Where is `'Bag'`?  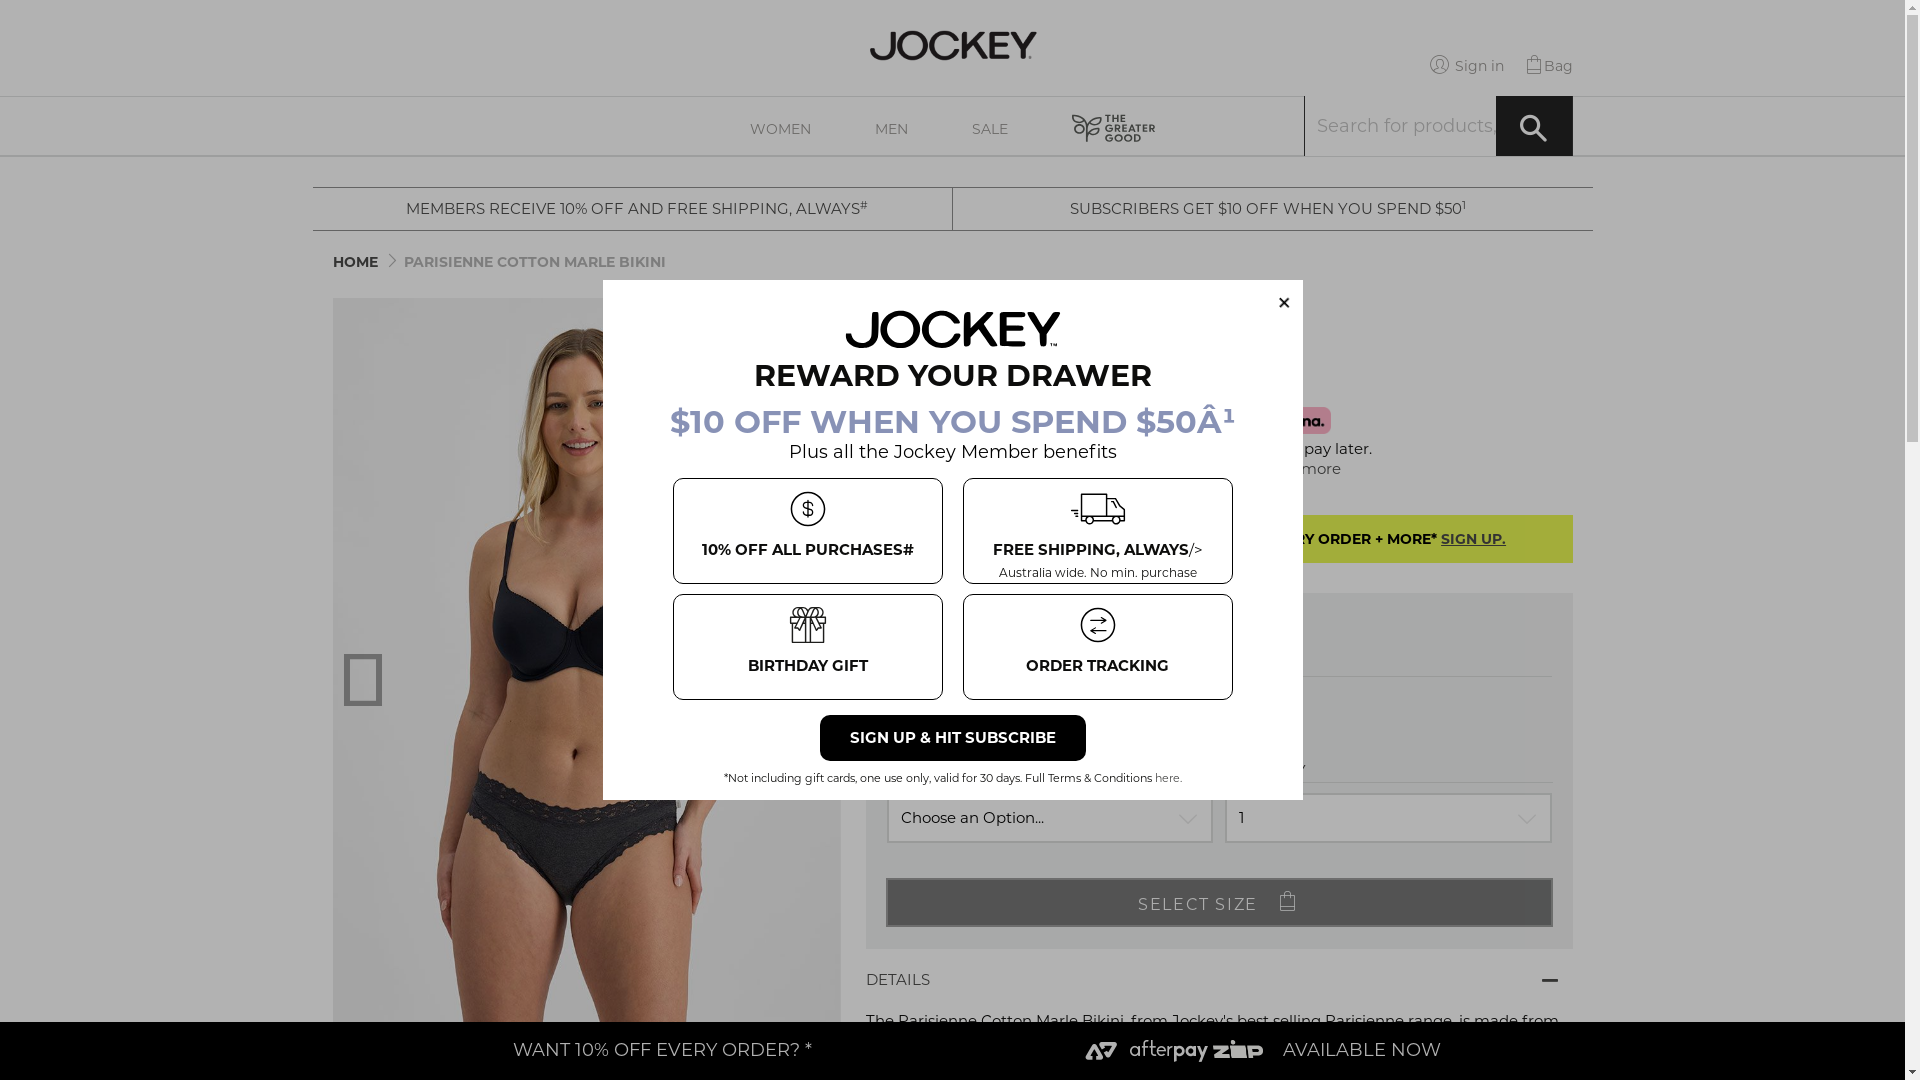
'Bag' is located at coordinates (1547, 64).